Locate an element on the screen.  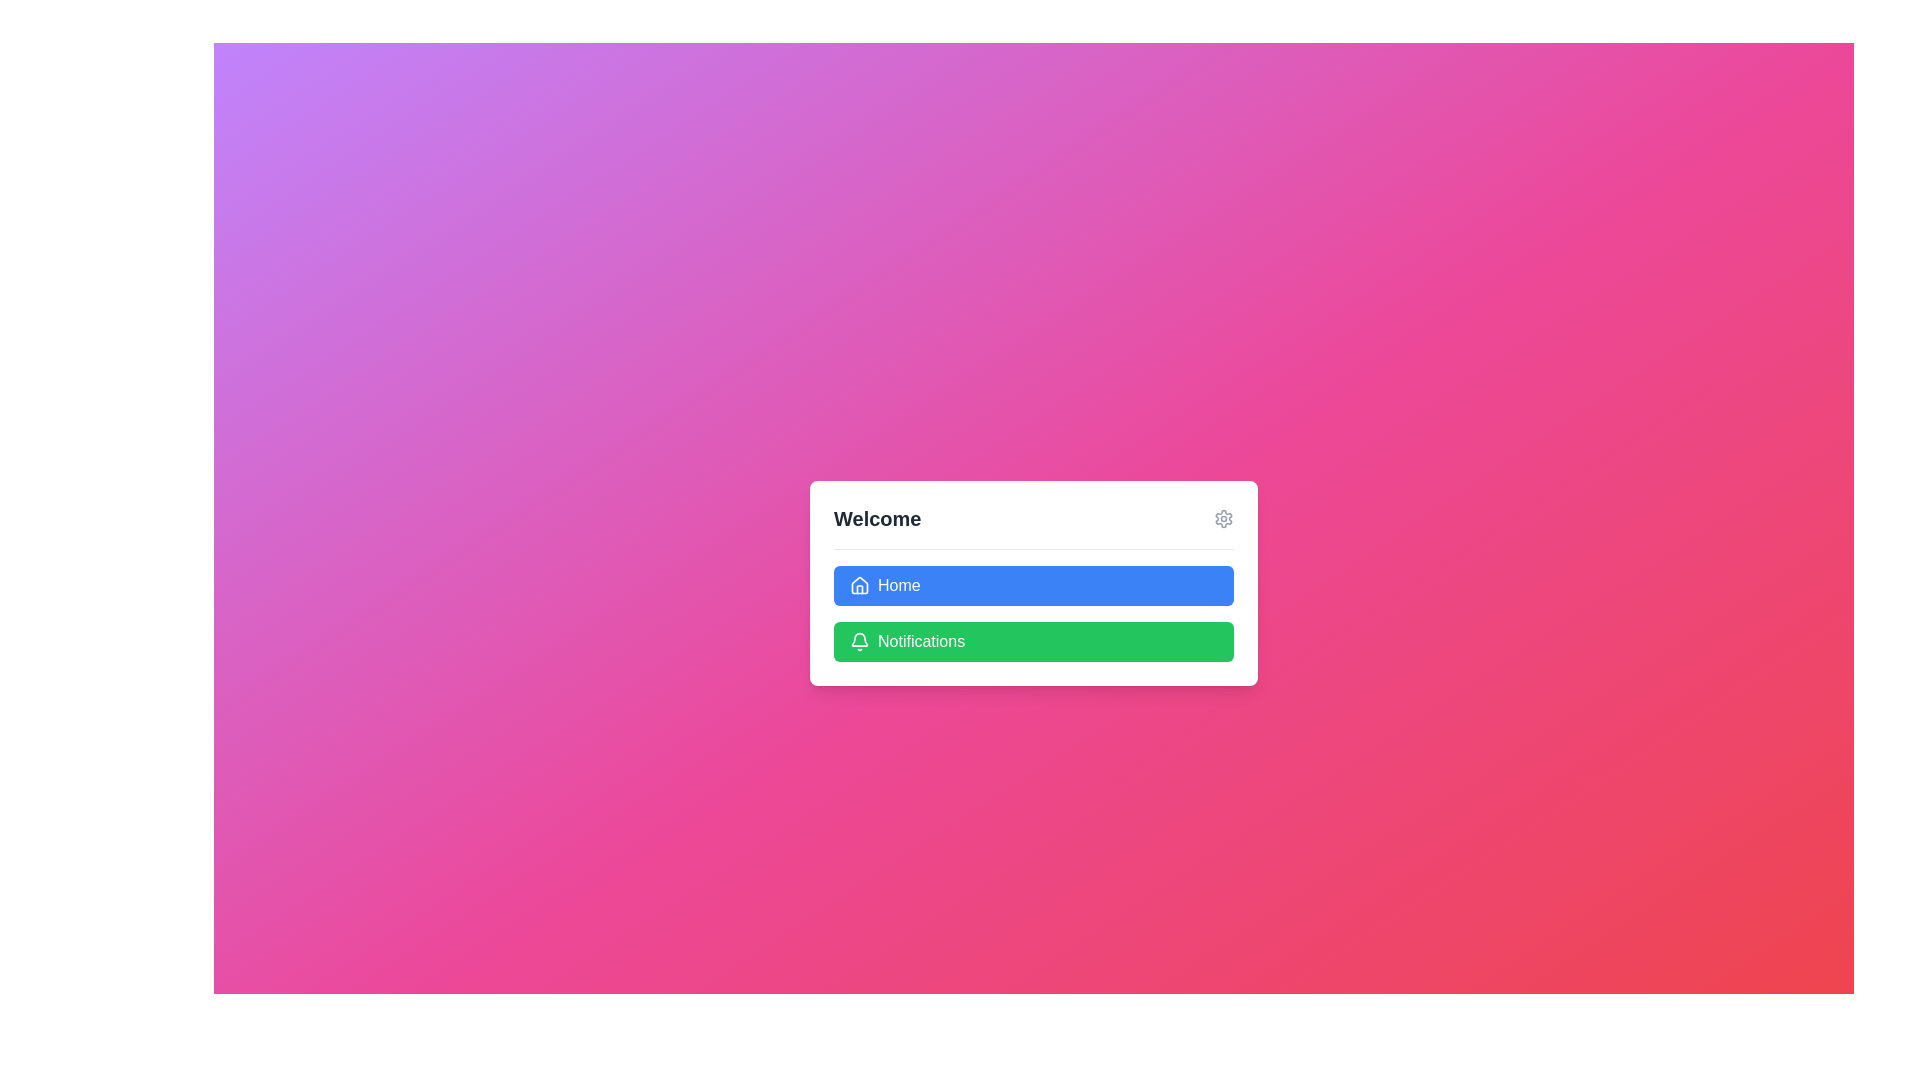
the 'Home' SVG Icon located within the blue rectangle at the top of the navigation options is located at coordinates (859, 585).